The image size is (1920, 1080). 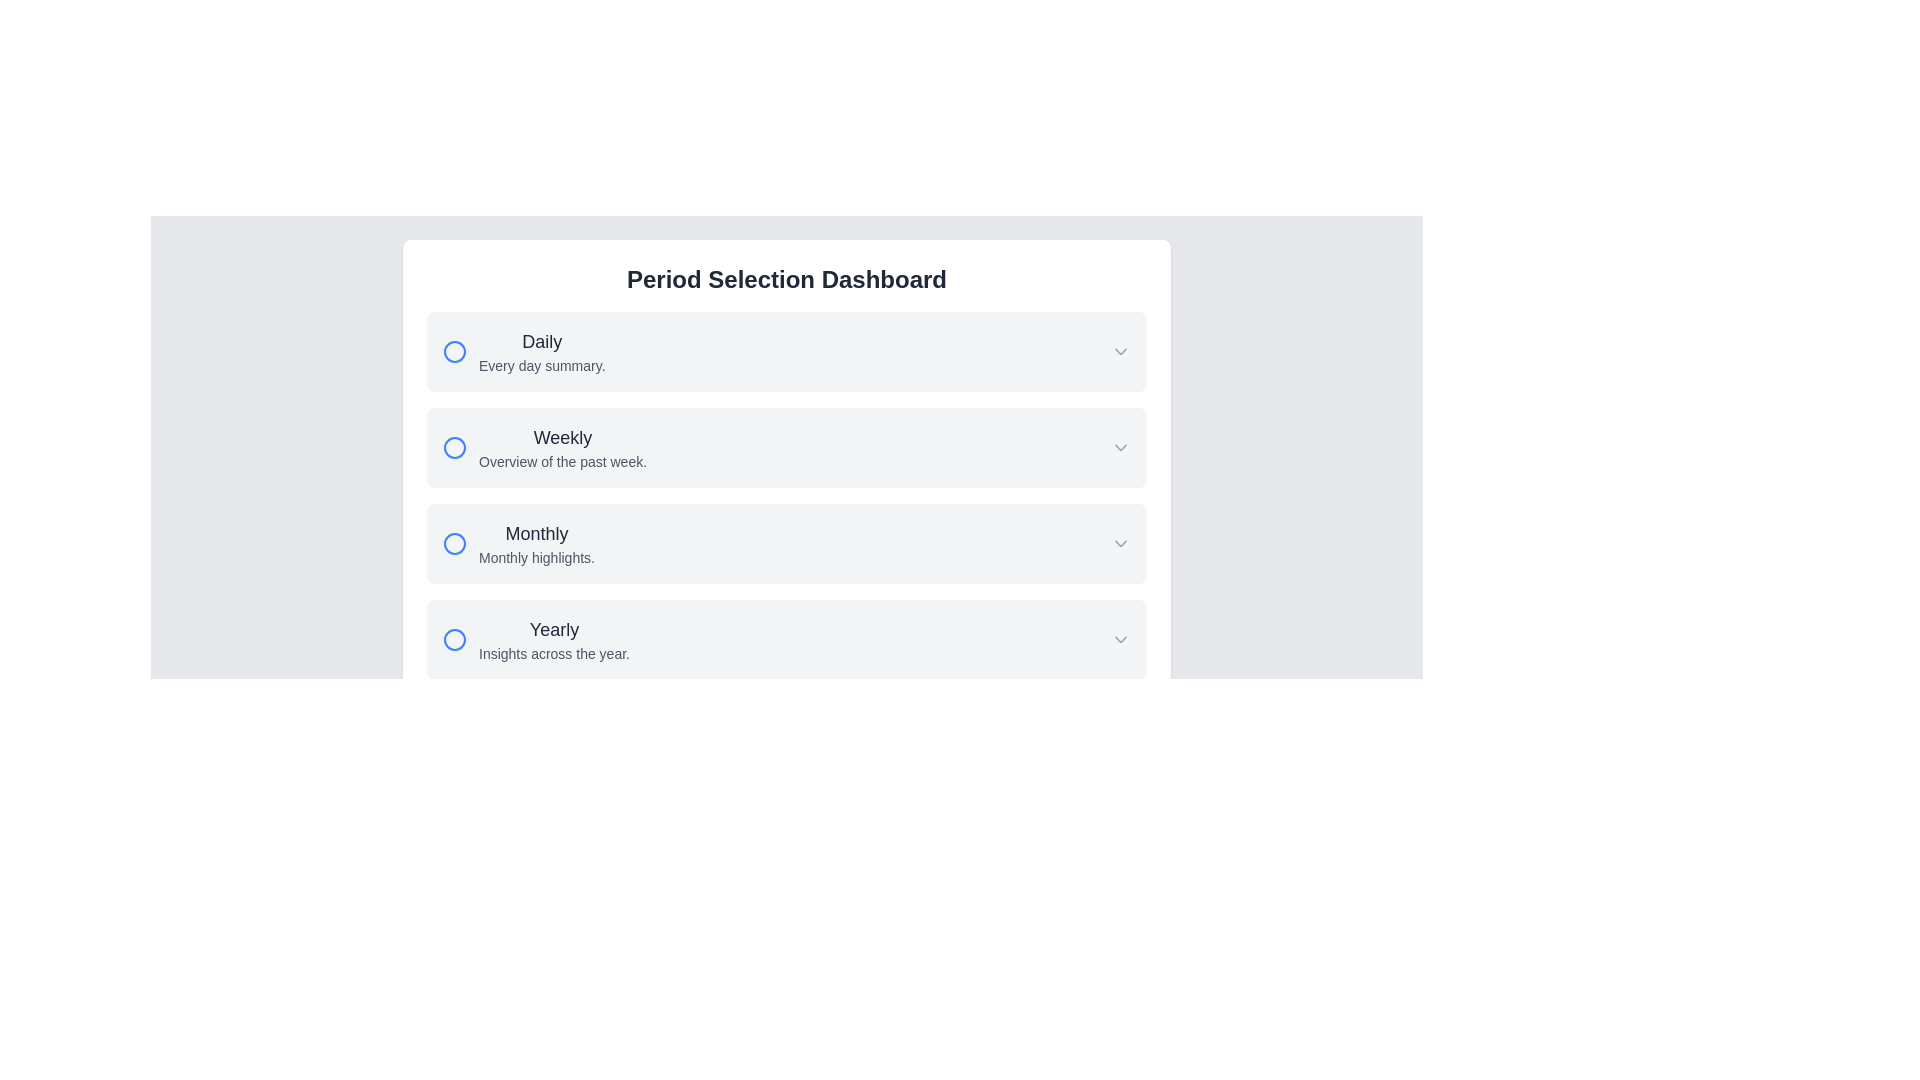 I want to click on the text label that reads 'Overview of the past week.' which is located beneath the 'Weekly' heading in the 'Period Selection Dashboard' interface, so click(x=561, y=462).